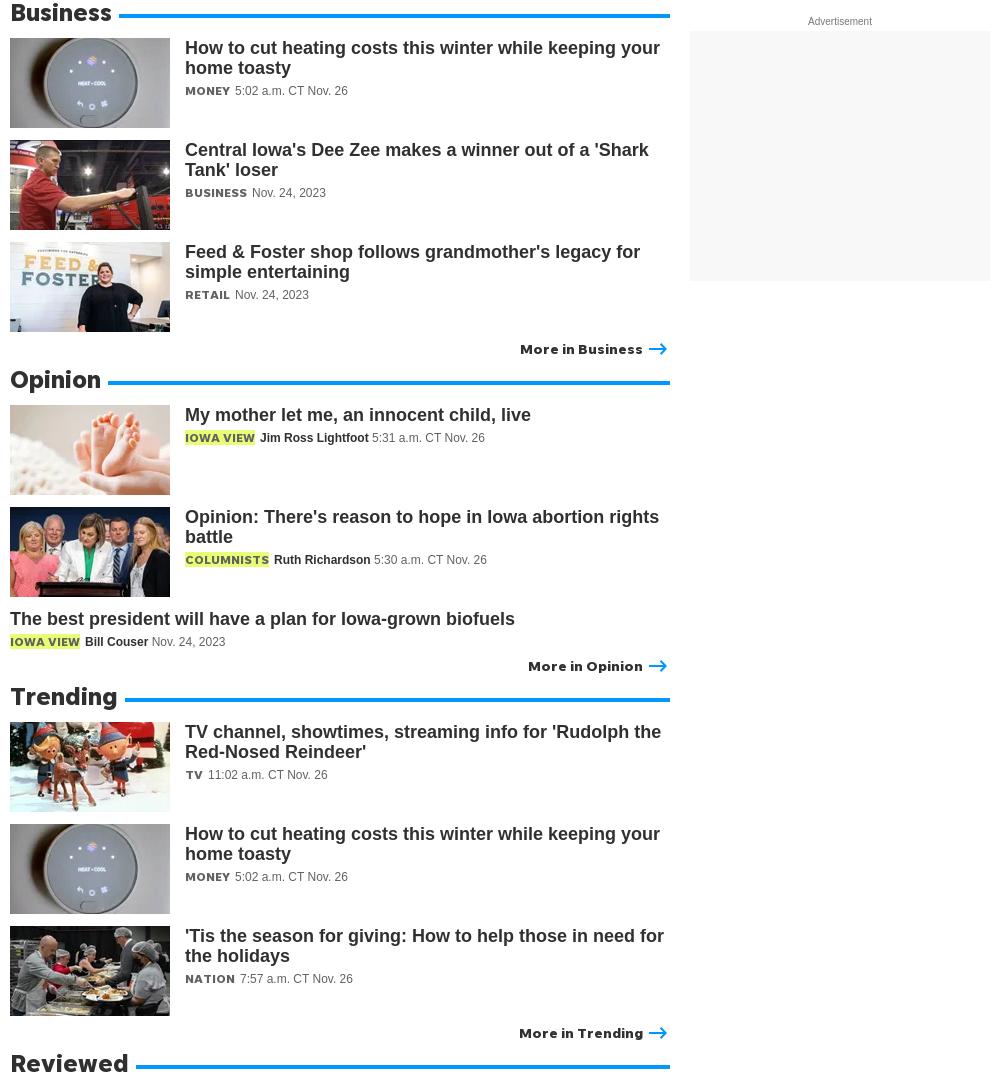 The width and height of the screenshot is (1000, 1074). What do you see at coordinates (422, 527) in the screenshot?
I see `'Opinion: There's reason to hope in Iowa abortion rights battle'` at bounding box center [422, 527].